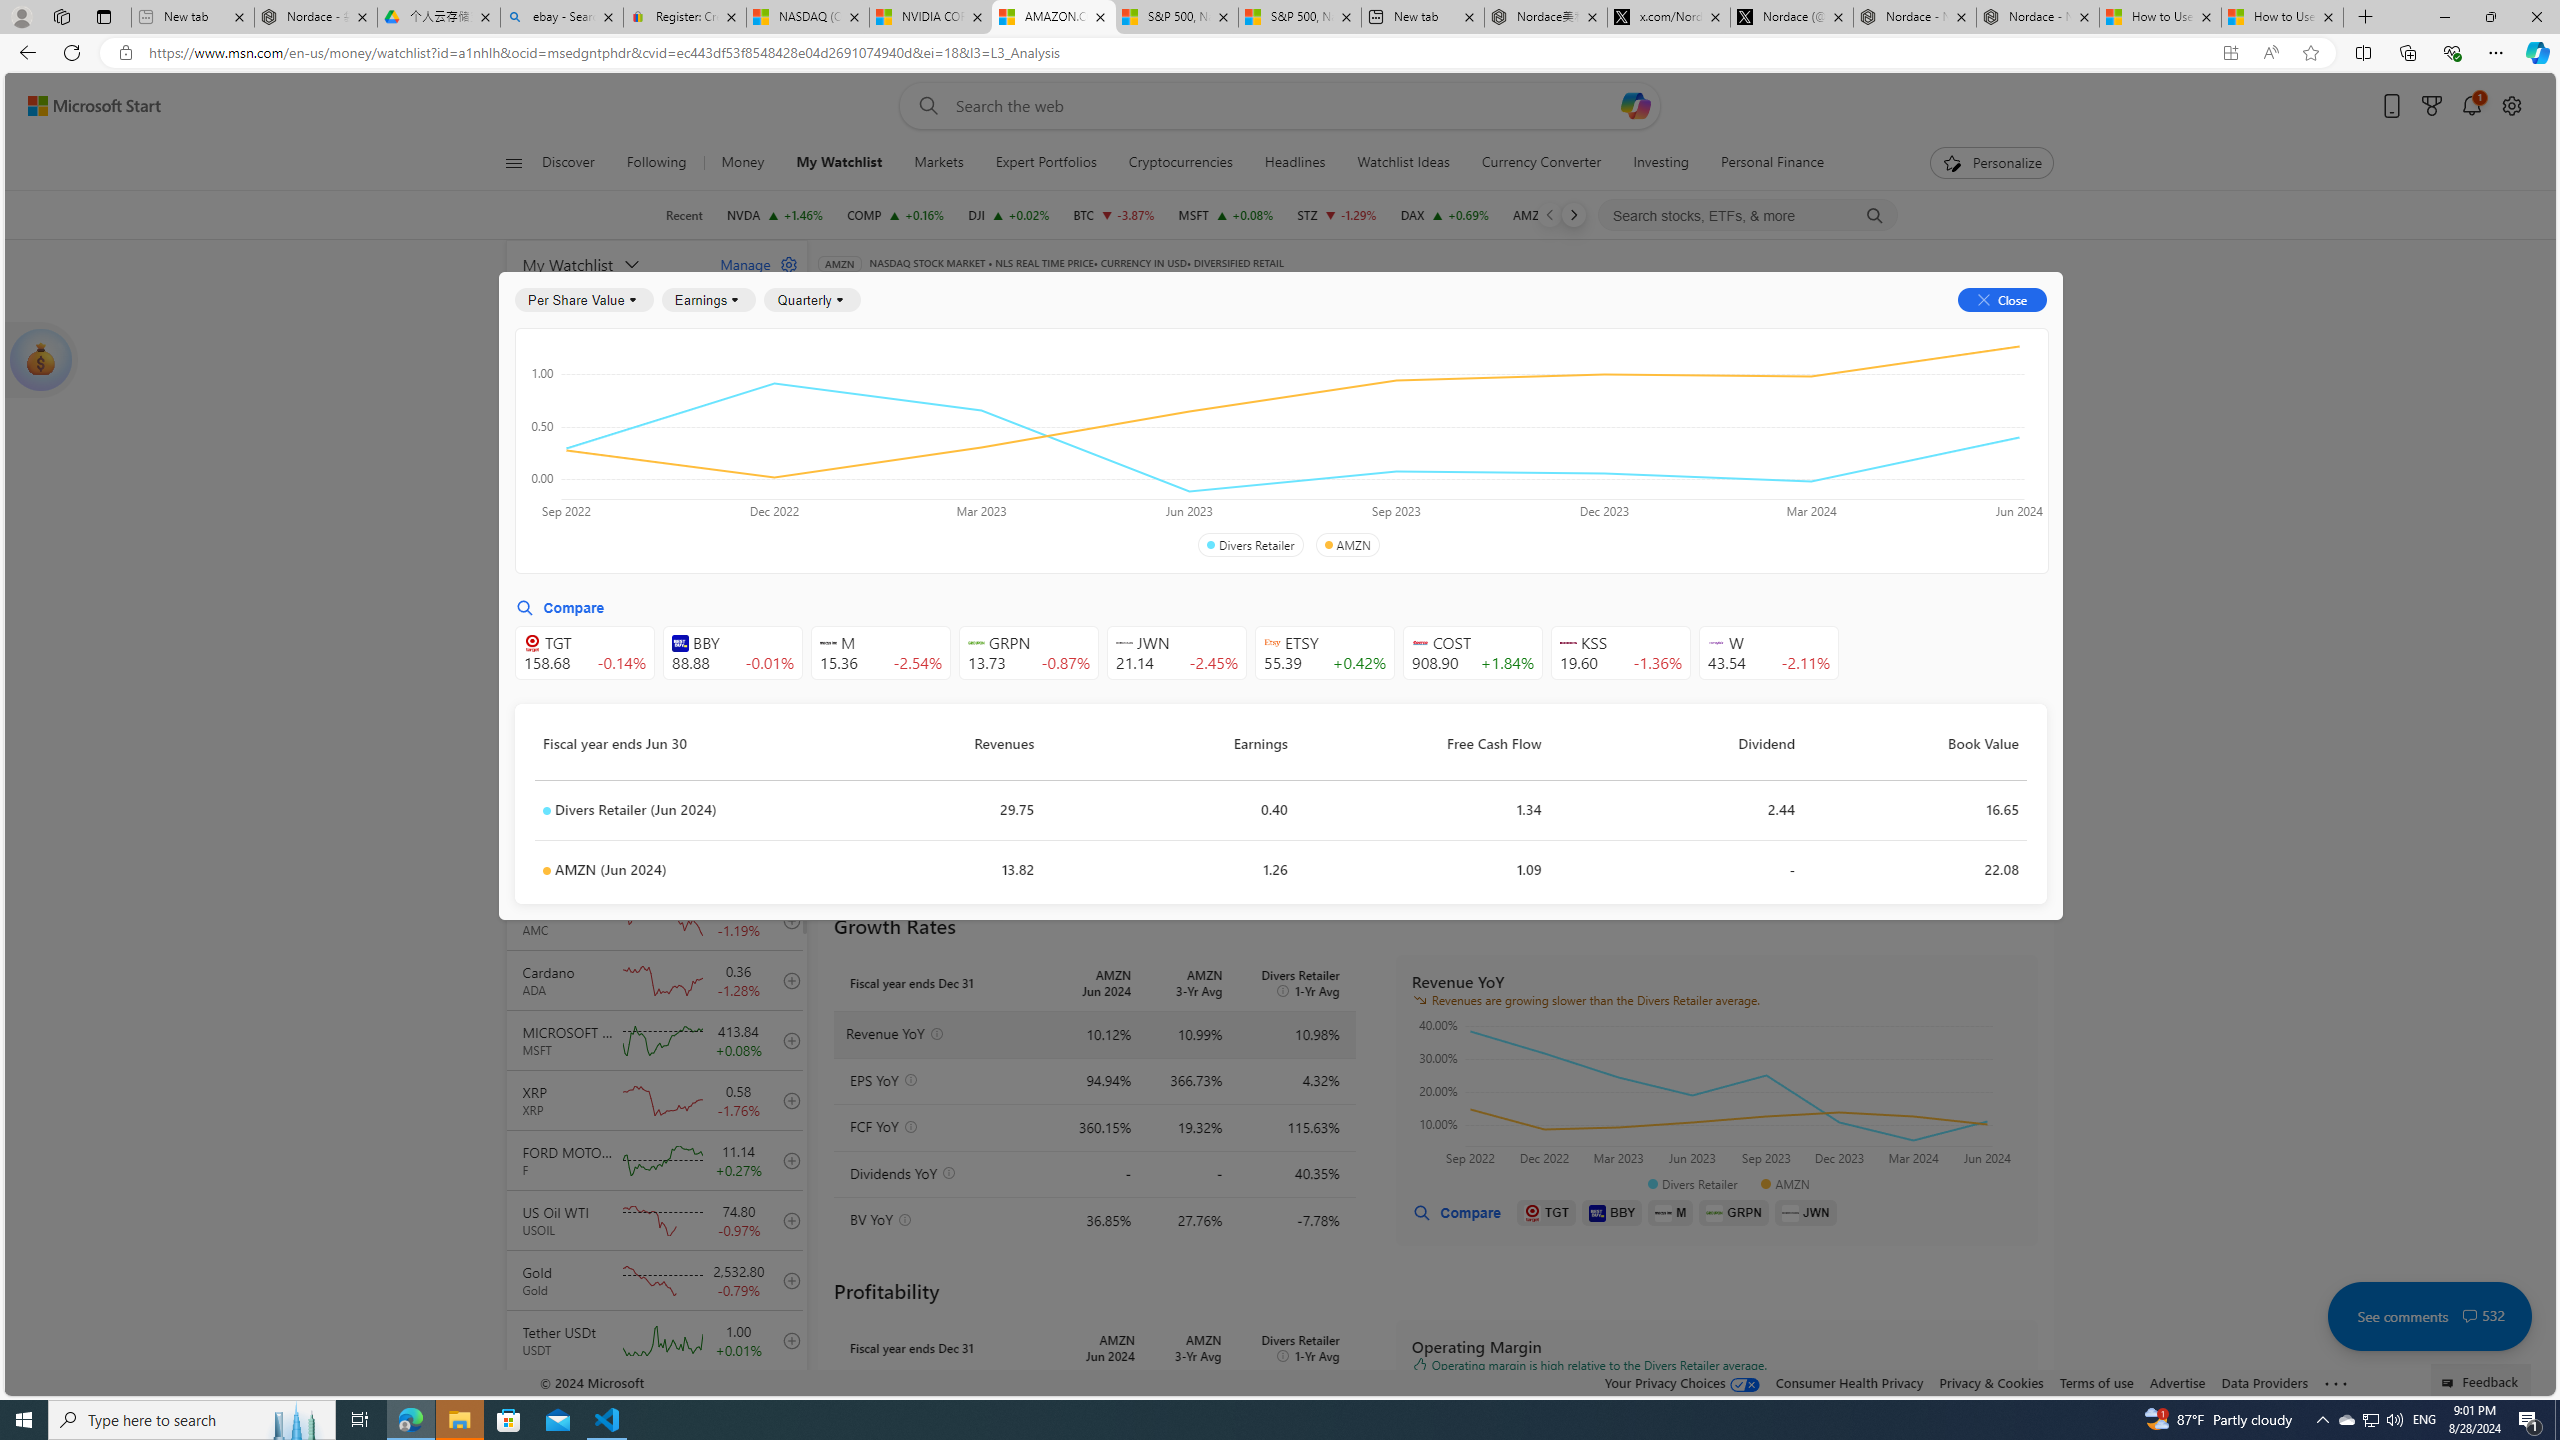 The height and width of the screenshot is (1440, 2560). Describe the element at coordinates (1007, 214) in the screenshot. I see `'DJI DOW increase 41,250.50 +9.98 +0.02%'` at that location.